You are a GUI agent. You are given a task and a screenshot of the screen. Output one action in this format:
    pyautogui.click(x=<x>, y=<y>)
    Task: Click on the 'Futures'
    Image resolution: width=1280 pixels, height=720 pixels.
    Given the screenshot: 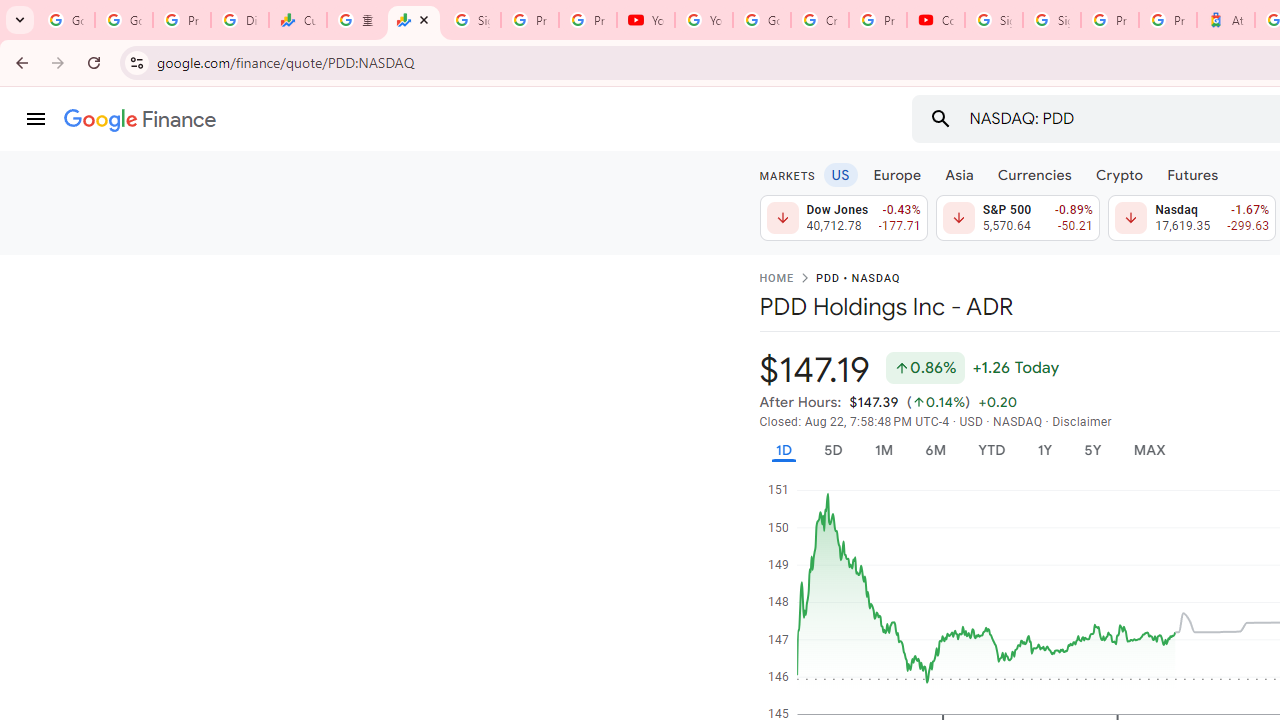 What is the action you would take?
    pyautogui.click(x=1192, y=173)
    